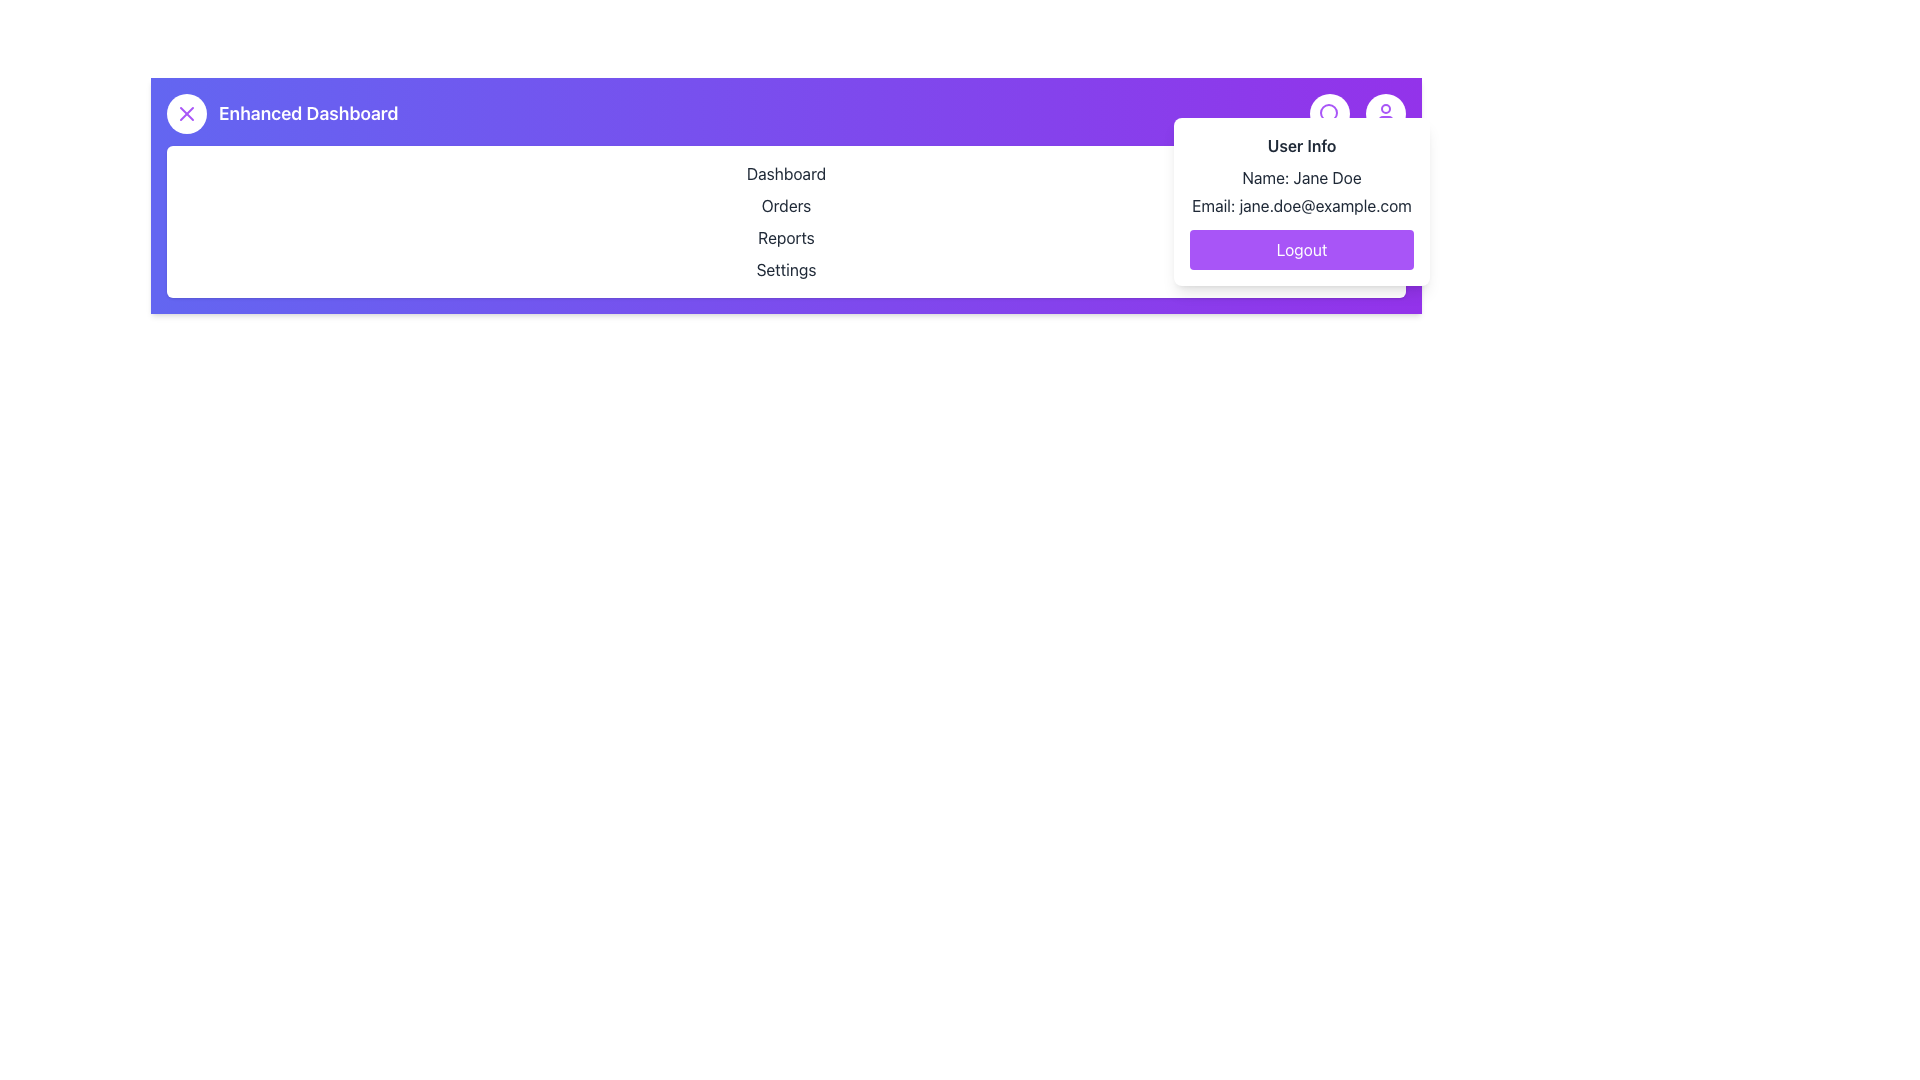 This screenshot has height=1080, width=1920. Describe the element at coordinates (785, 172) in the screenshot. I see `the 'Dashboard' text label, which is the first item in a vertical list of navigation links` at that location.